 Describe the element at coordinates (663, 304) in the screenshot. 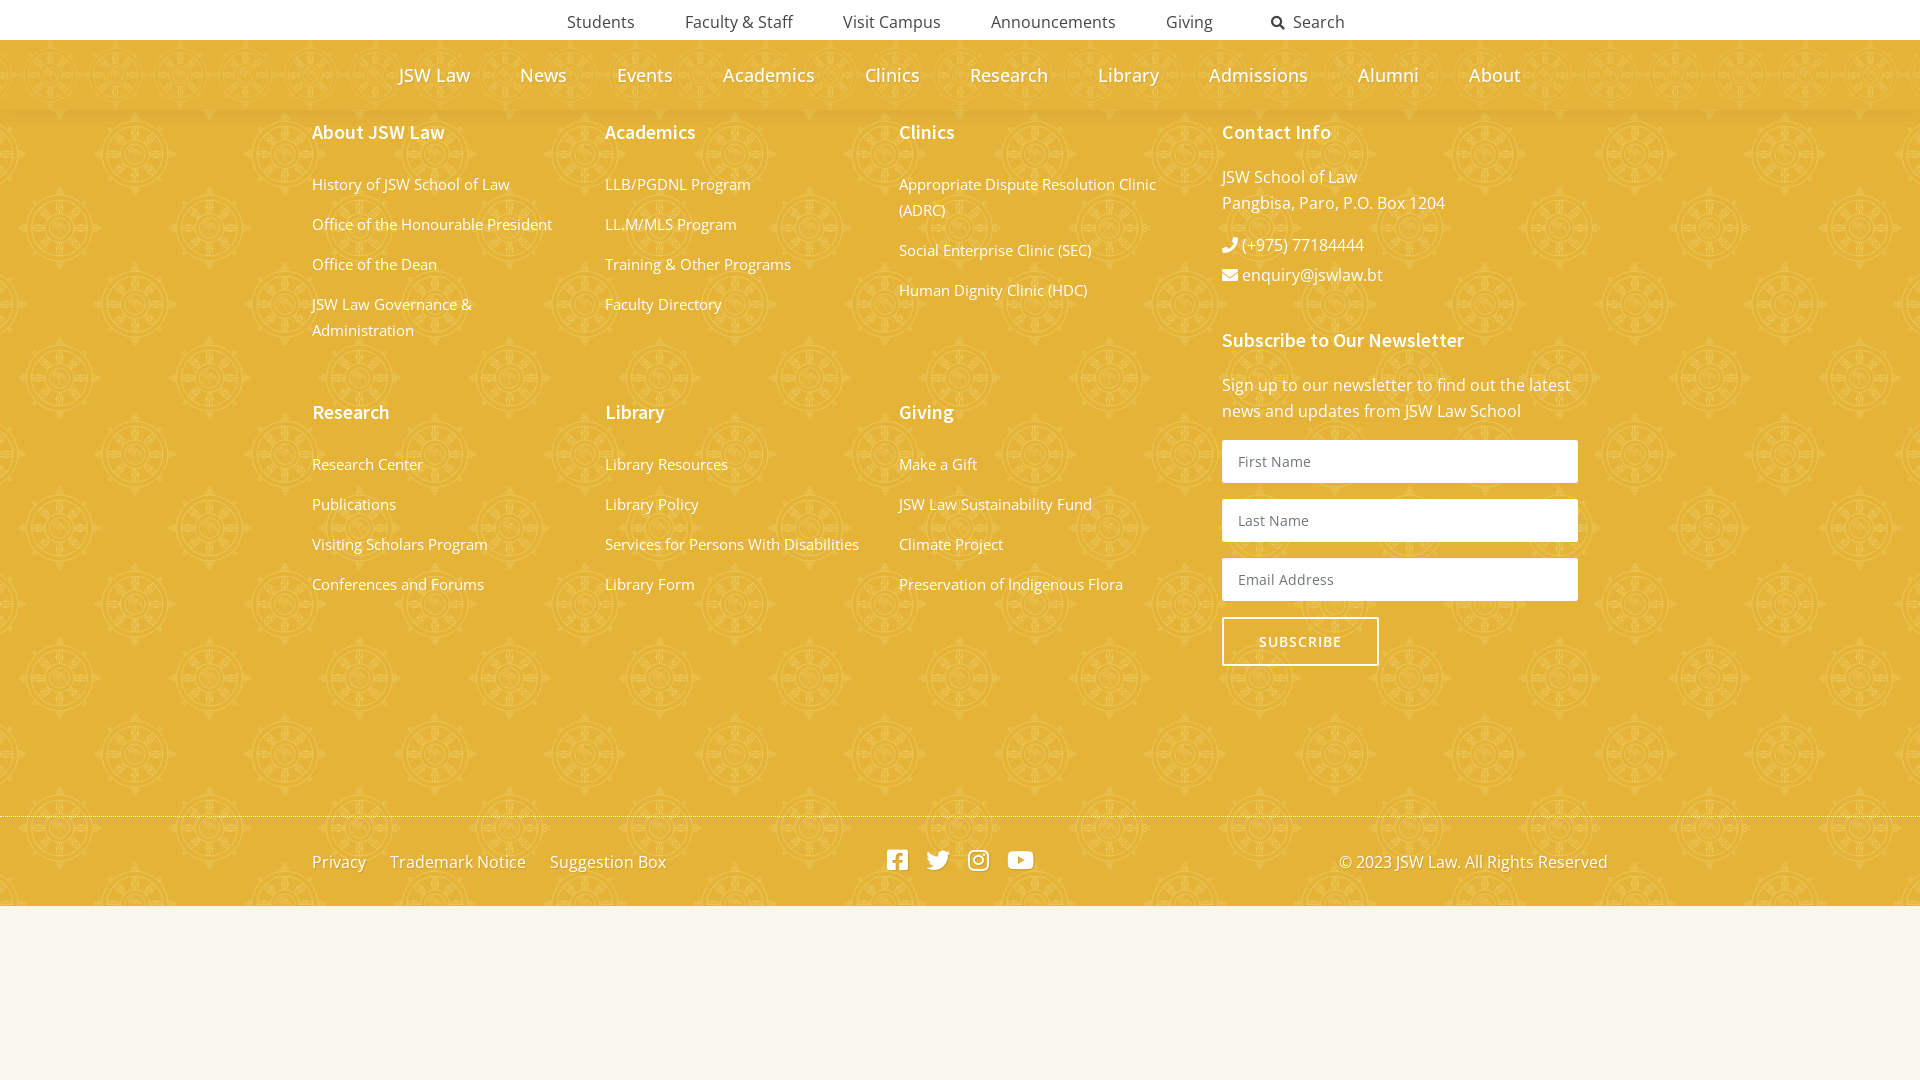

I see `'Faculty Directory'` at that location.